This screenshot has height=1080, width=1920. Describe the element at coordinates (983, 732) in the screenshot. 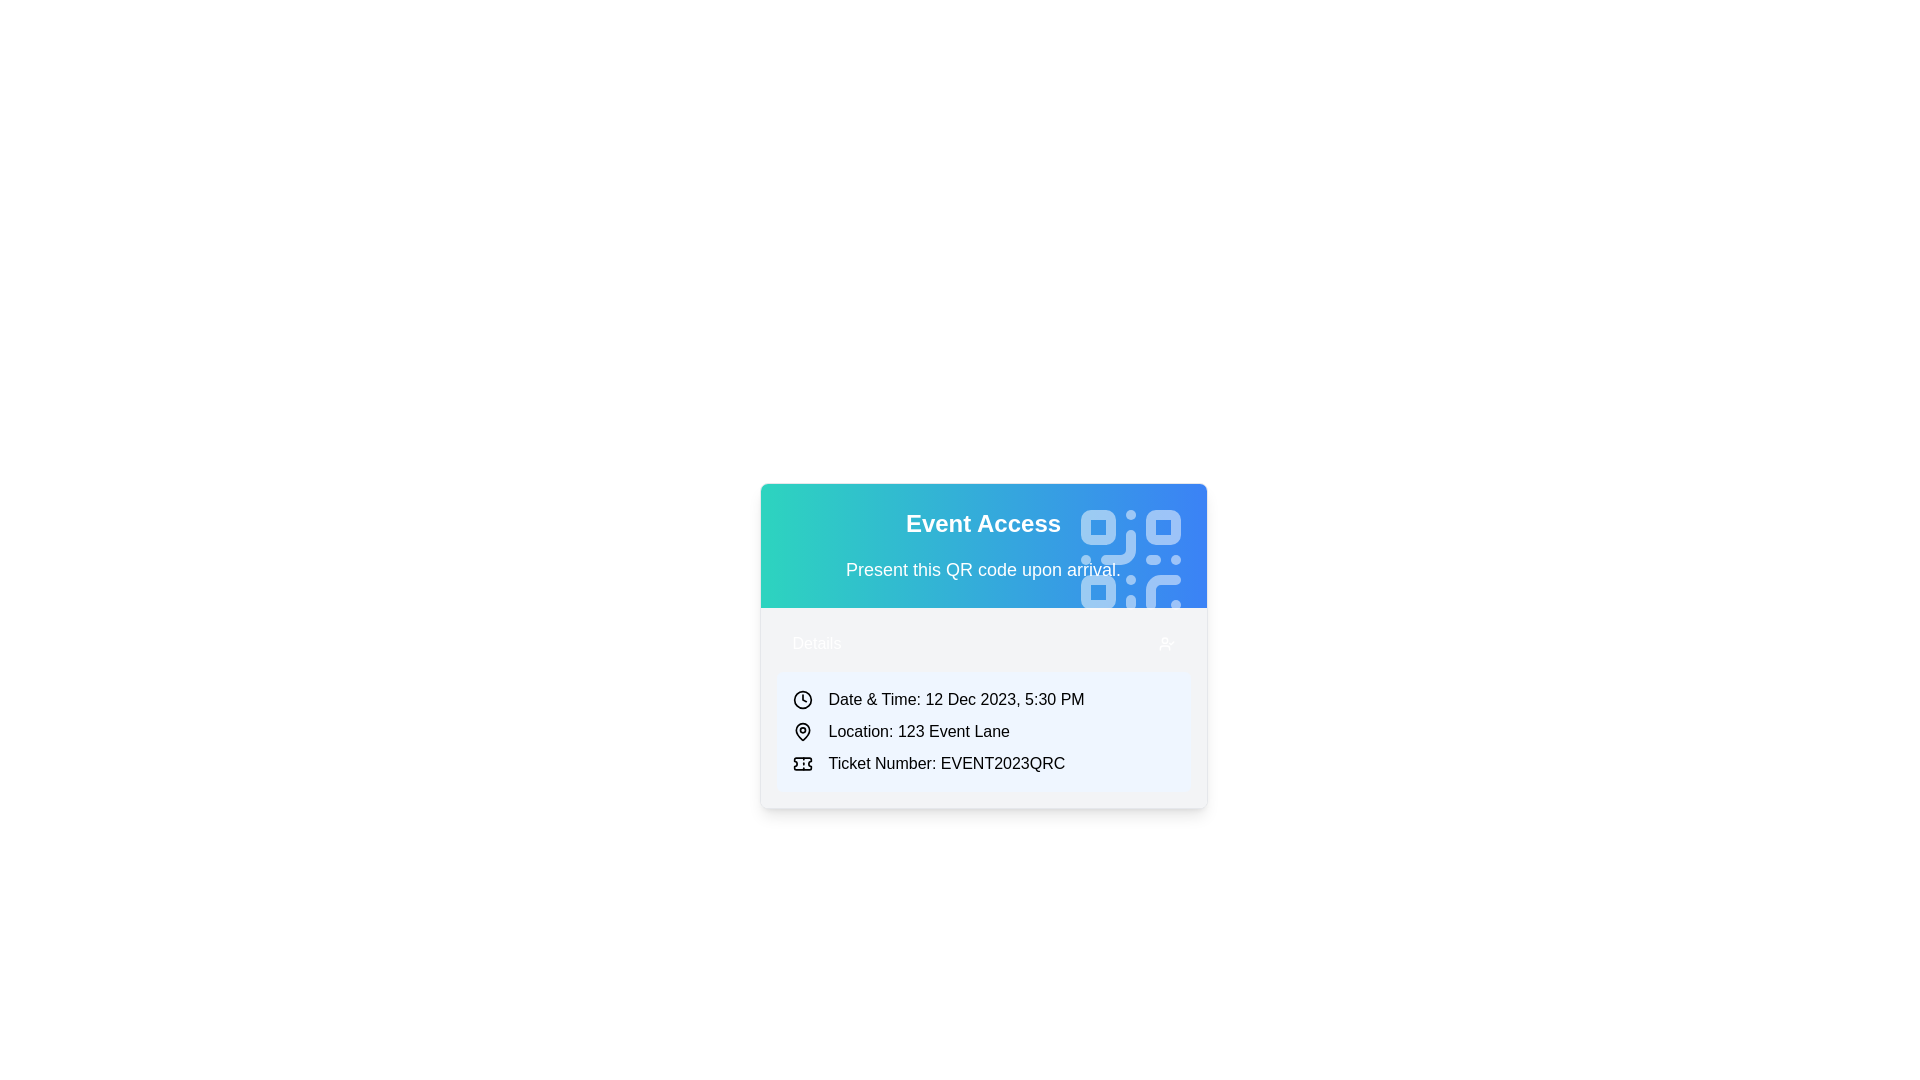

I see `address displayed in the text label that shows 'Location: 123 Event Lane', which is the second item in the vertically stacked list inside the 'Event Access' box` at that location.